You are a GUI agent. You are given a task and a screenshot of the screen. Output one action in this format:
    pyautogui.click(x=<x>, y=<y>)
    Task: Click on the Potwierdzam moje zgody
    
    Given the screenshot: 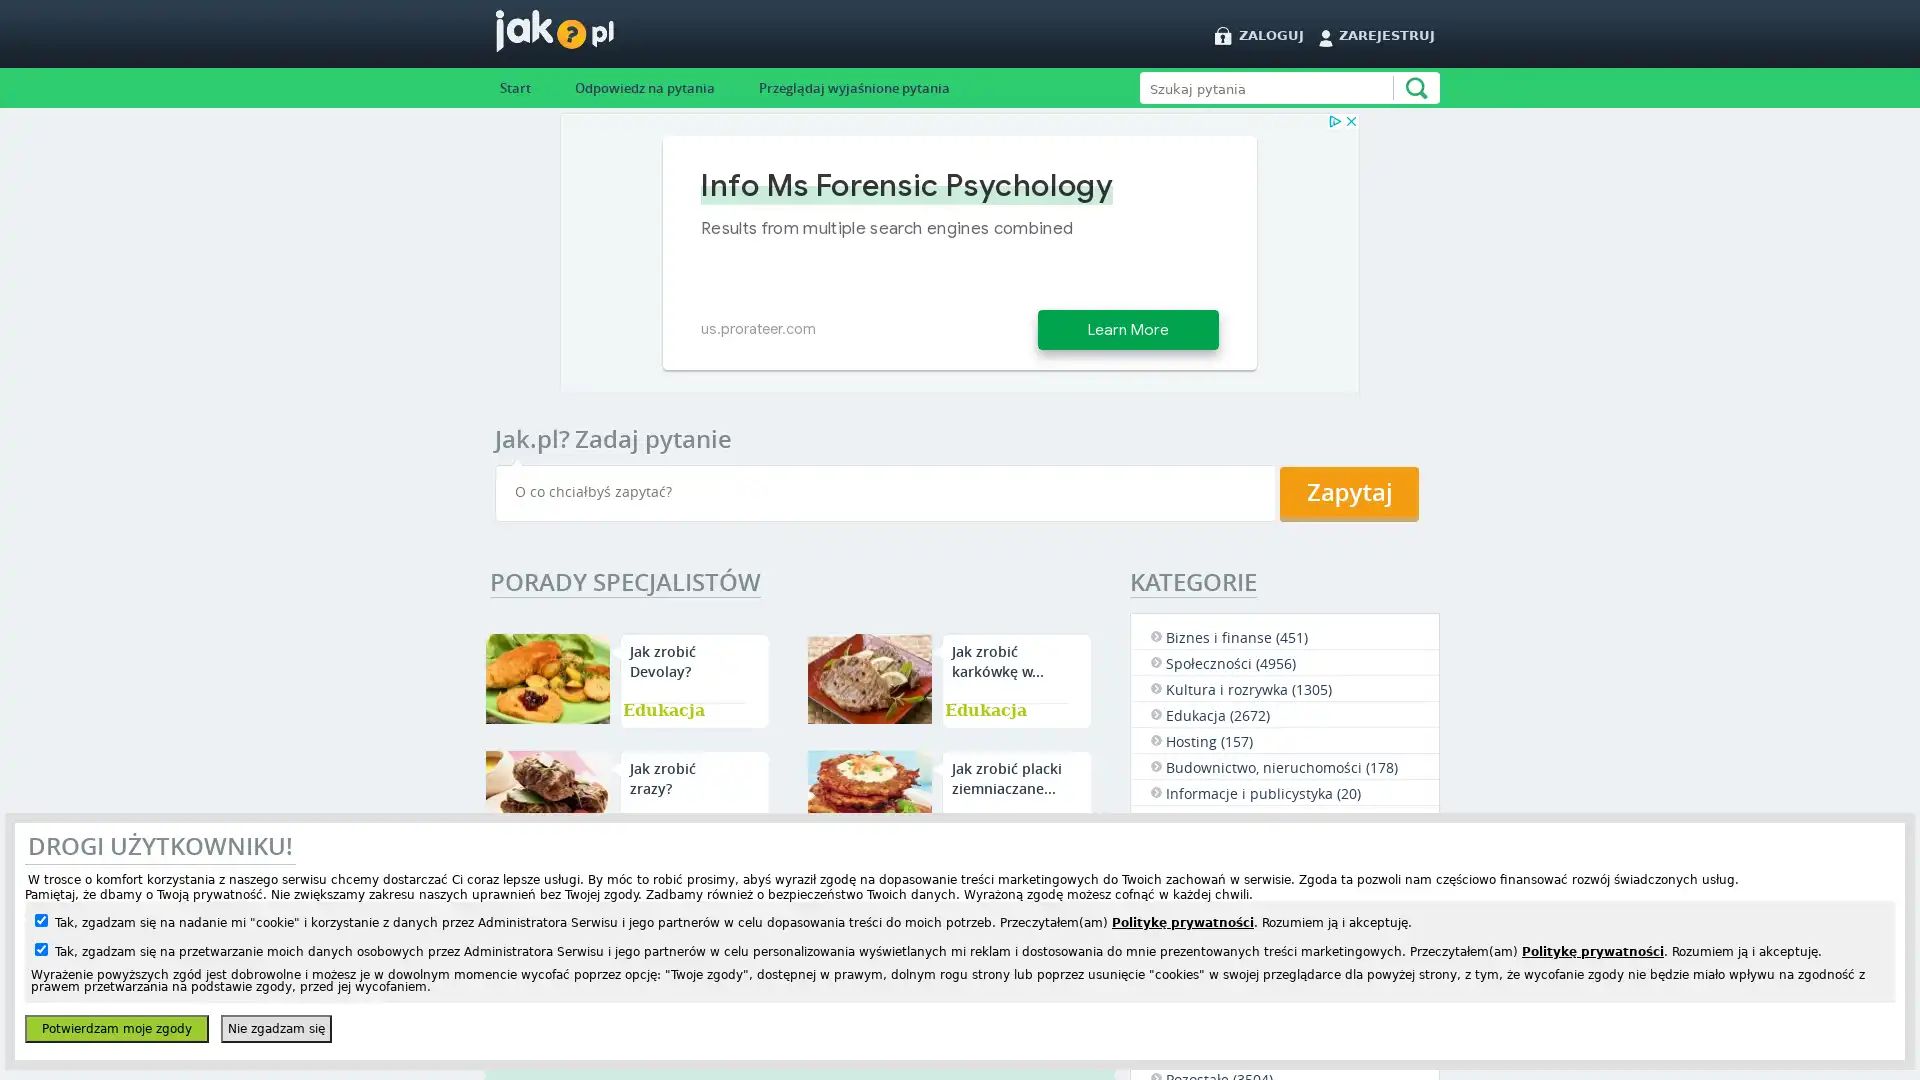 What is the action you would take?
    pyautogui.click(x=115, y=1029)
    